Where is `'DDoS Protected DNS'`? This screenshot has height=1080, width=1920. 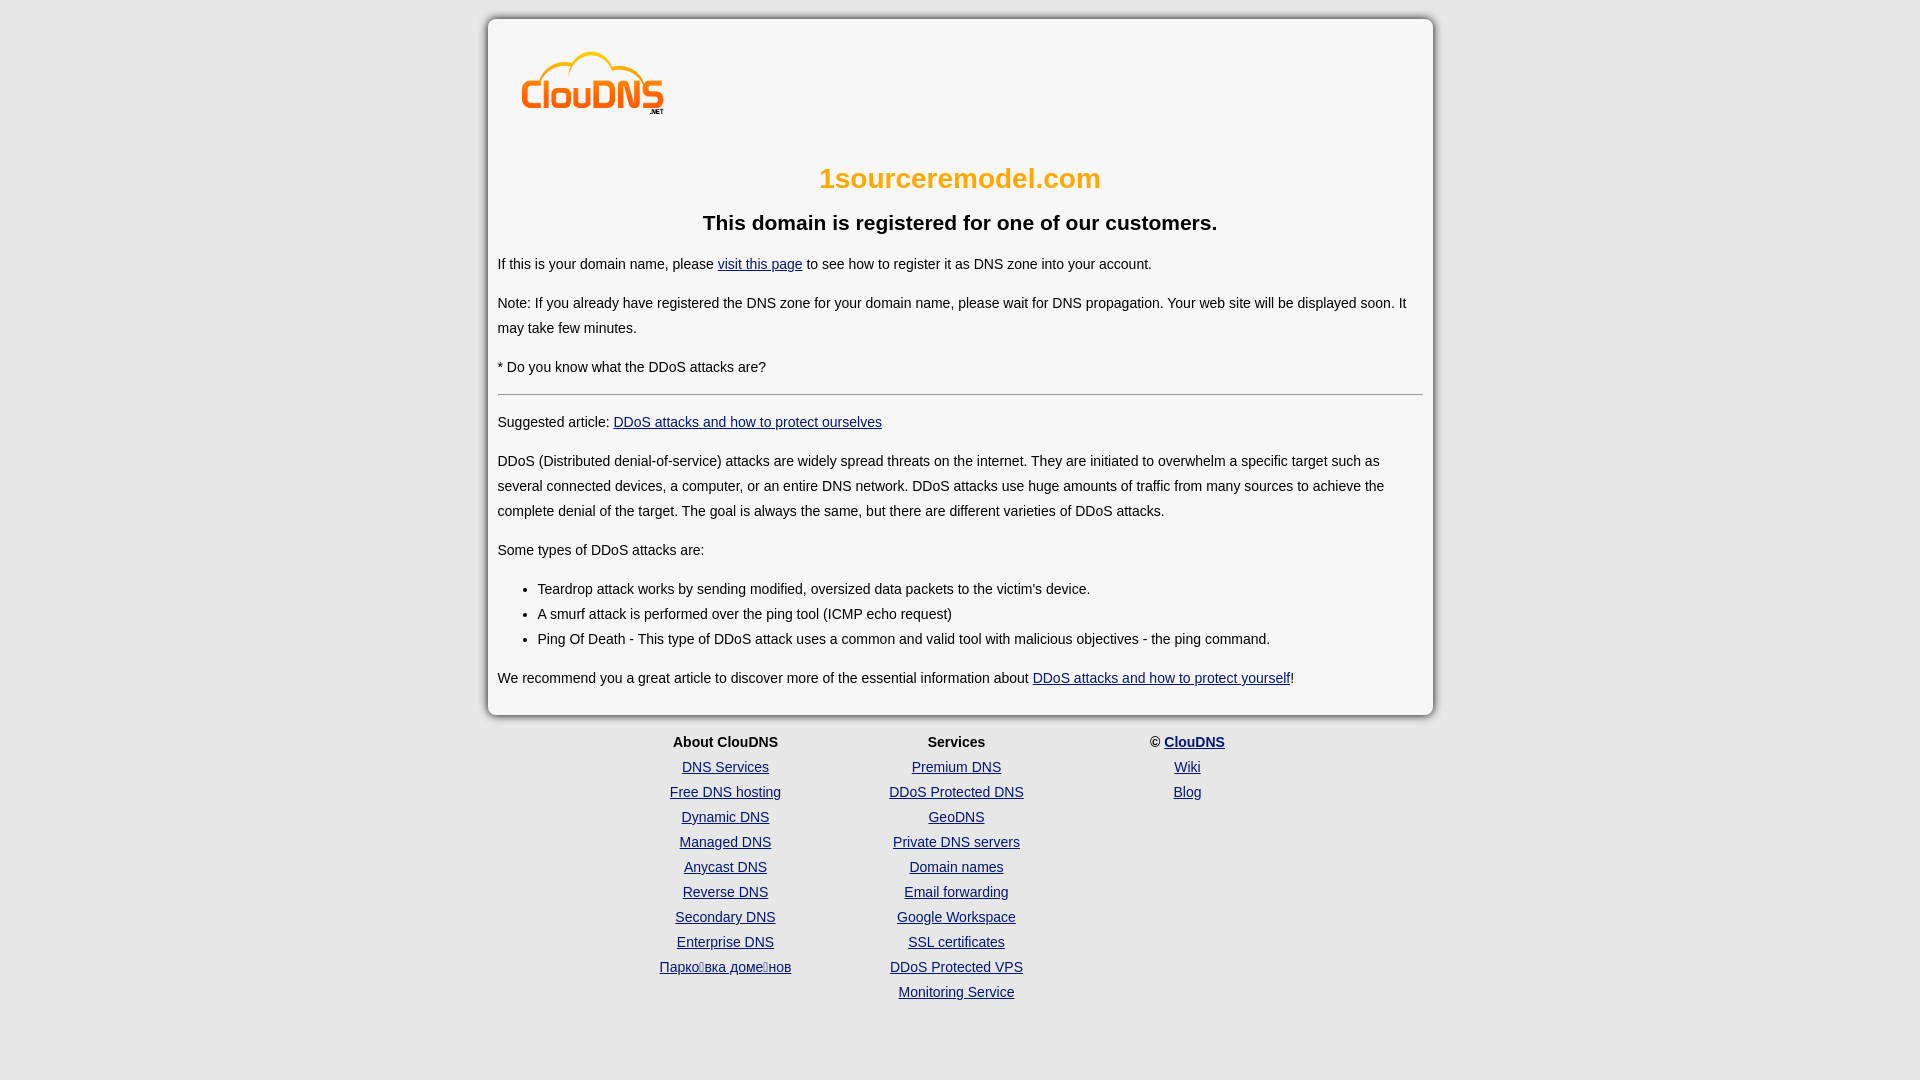 'DDoS Protected DNS' is located at coordinates (955, 790).